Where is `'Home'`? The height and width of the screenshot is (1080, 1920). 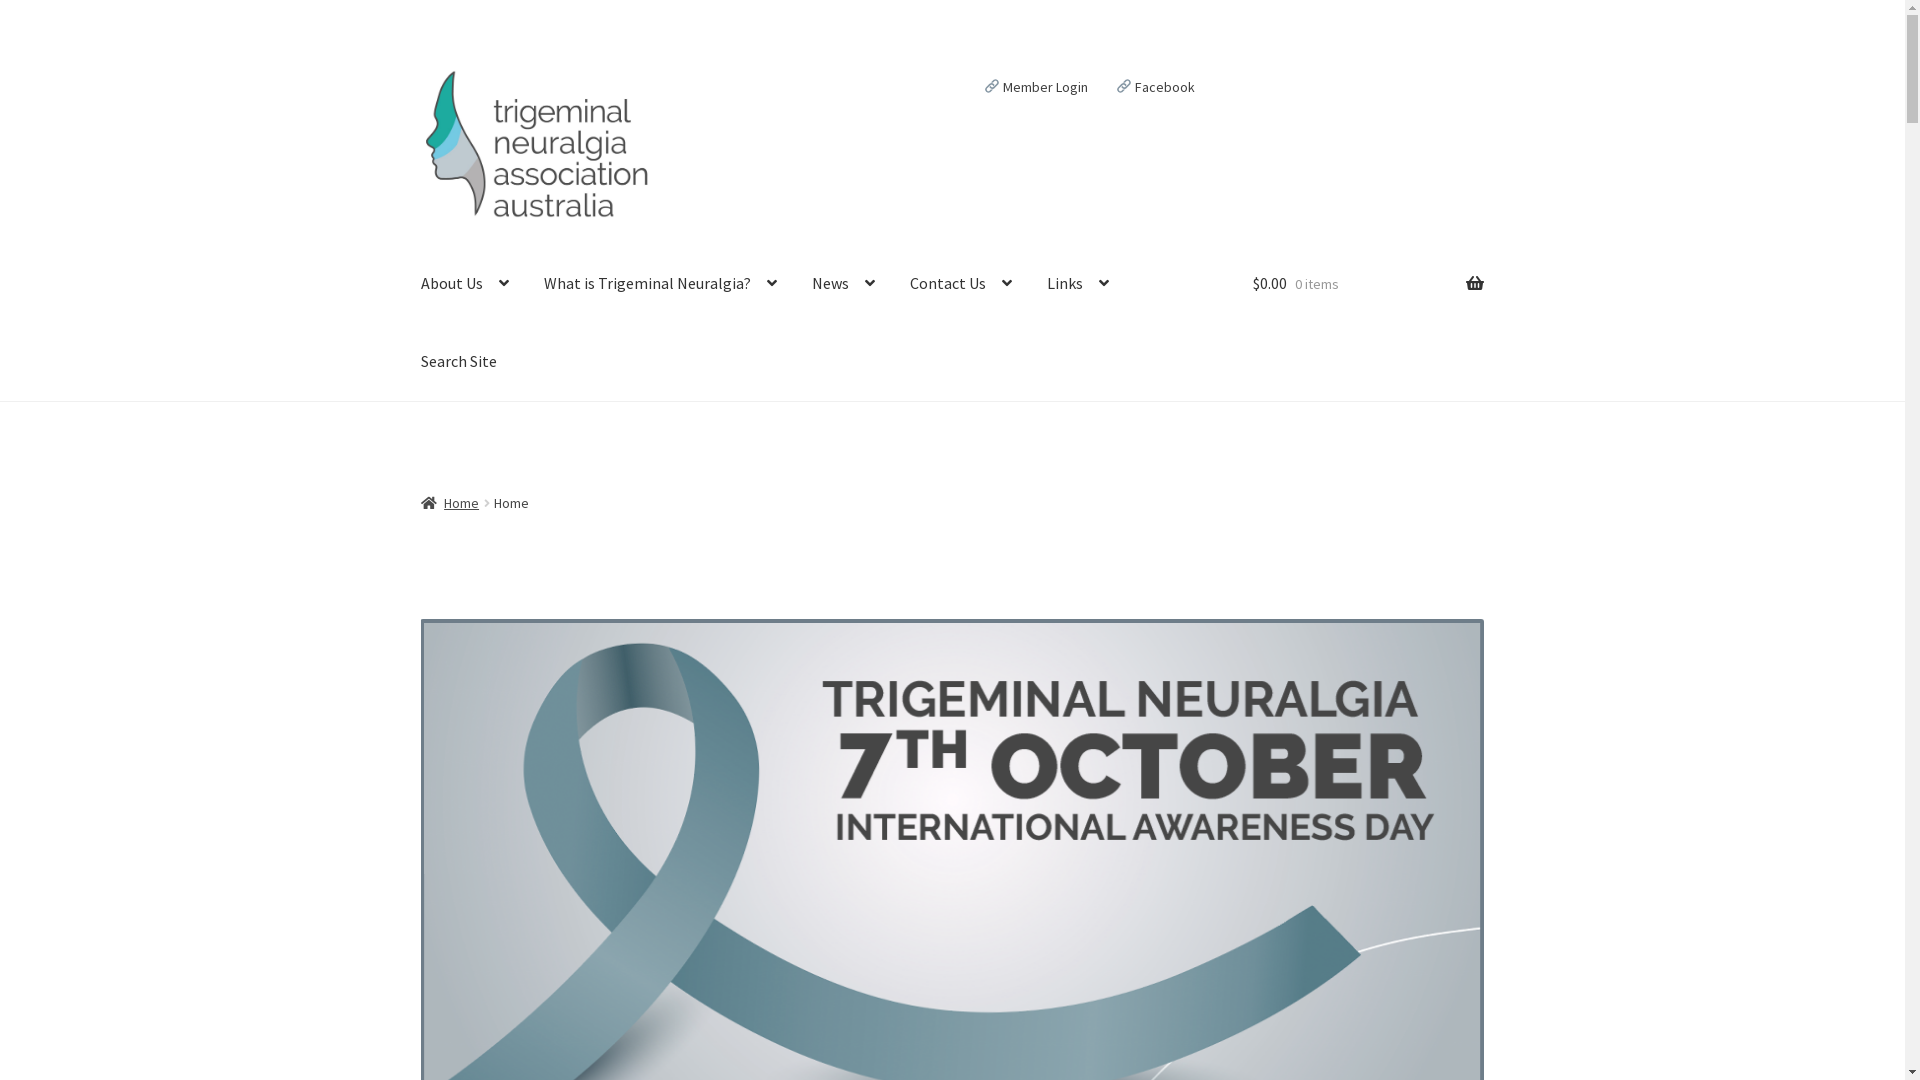
'Home' is located at coordinates (449, 501).